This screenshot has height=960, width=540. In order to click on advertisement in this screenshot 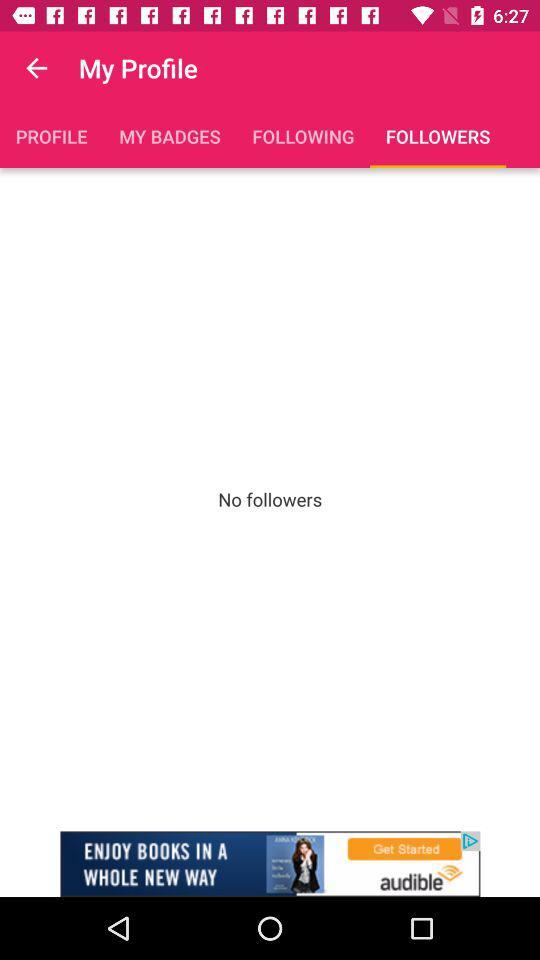, I will do `click(270, 863)`.